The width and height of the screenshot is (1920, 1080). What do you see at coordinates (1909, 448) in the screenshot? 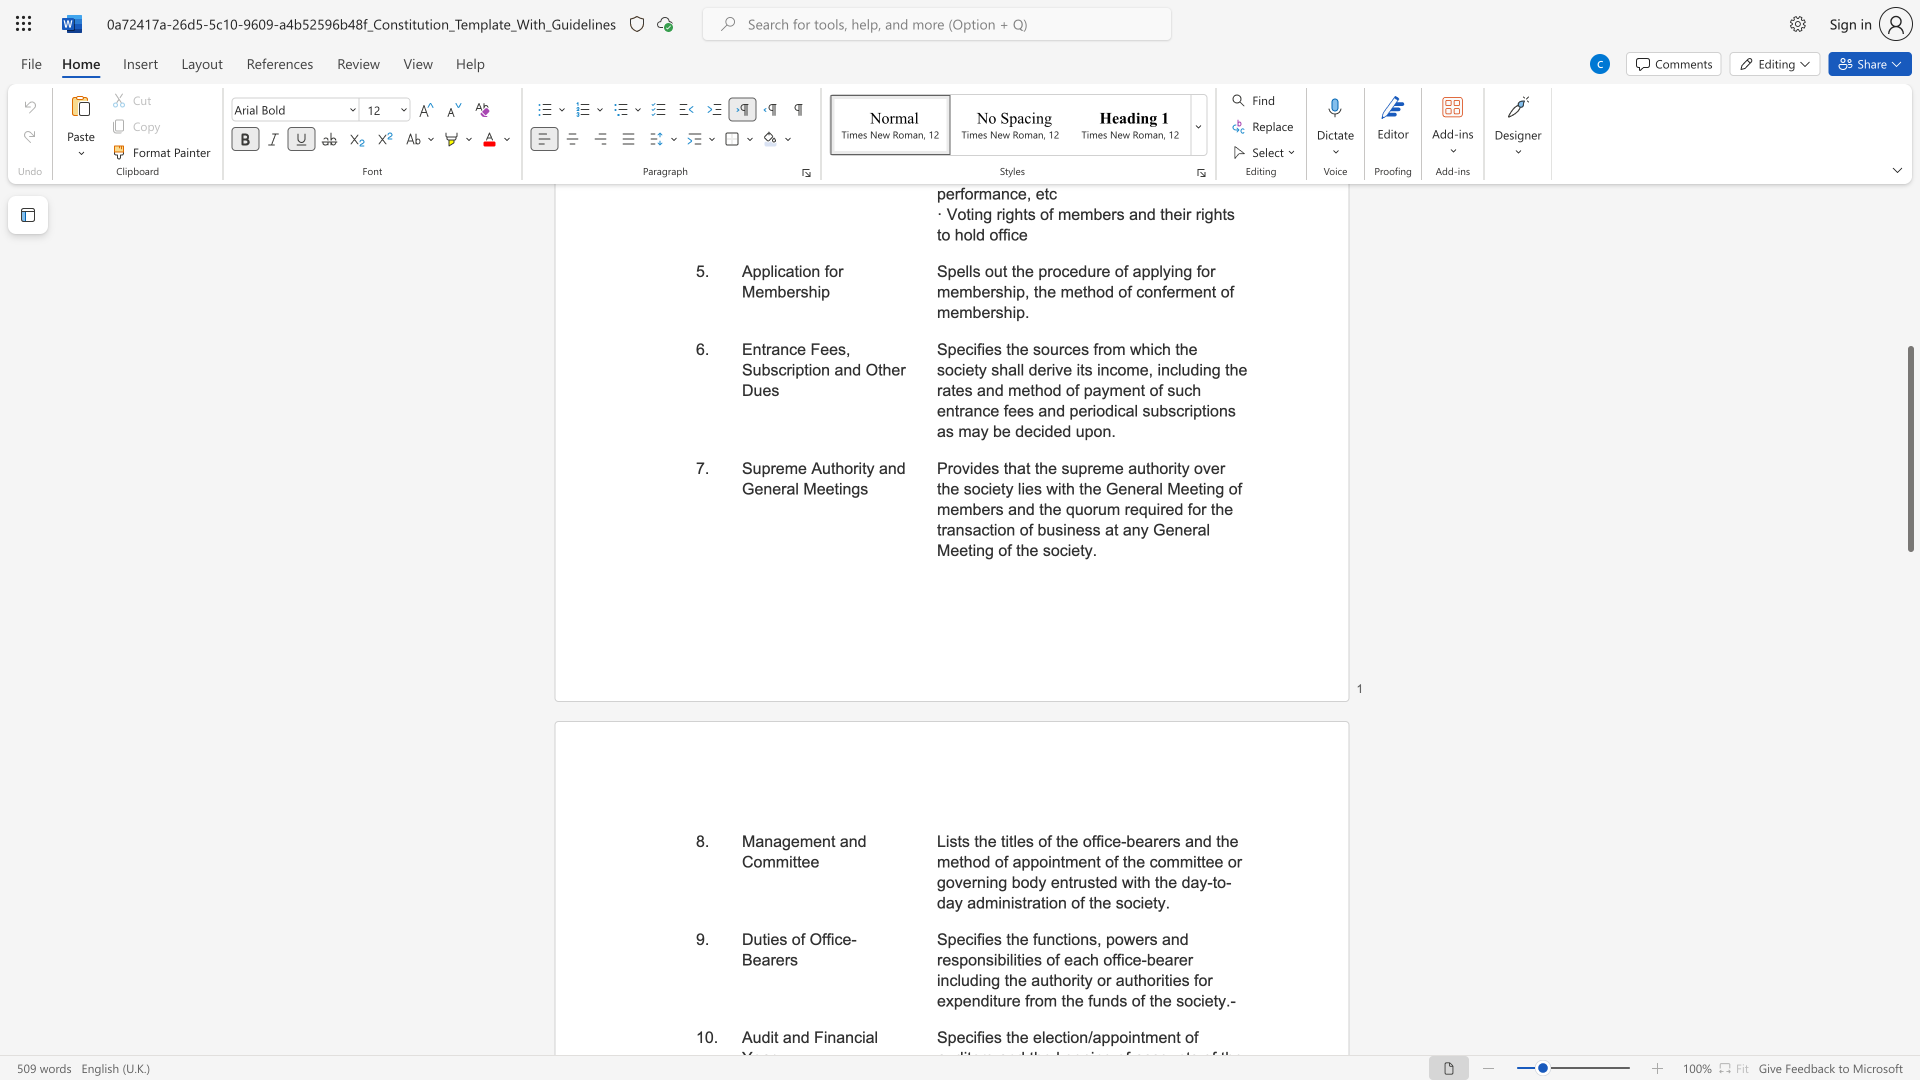
I see `the scrollbar and move down 720 pixels` at bounding box center [1909, 448].